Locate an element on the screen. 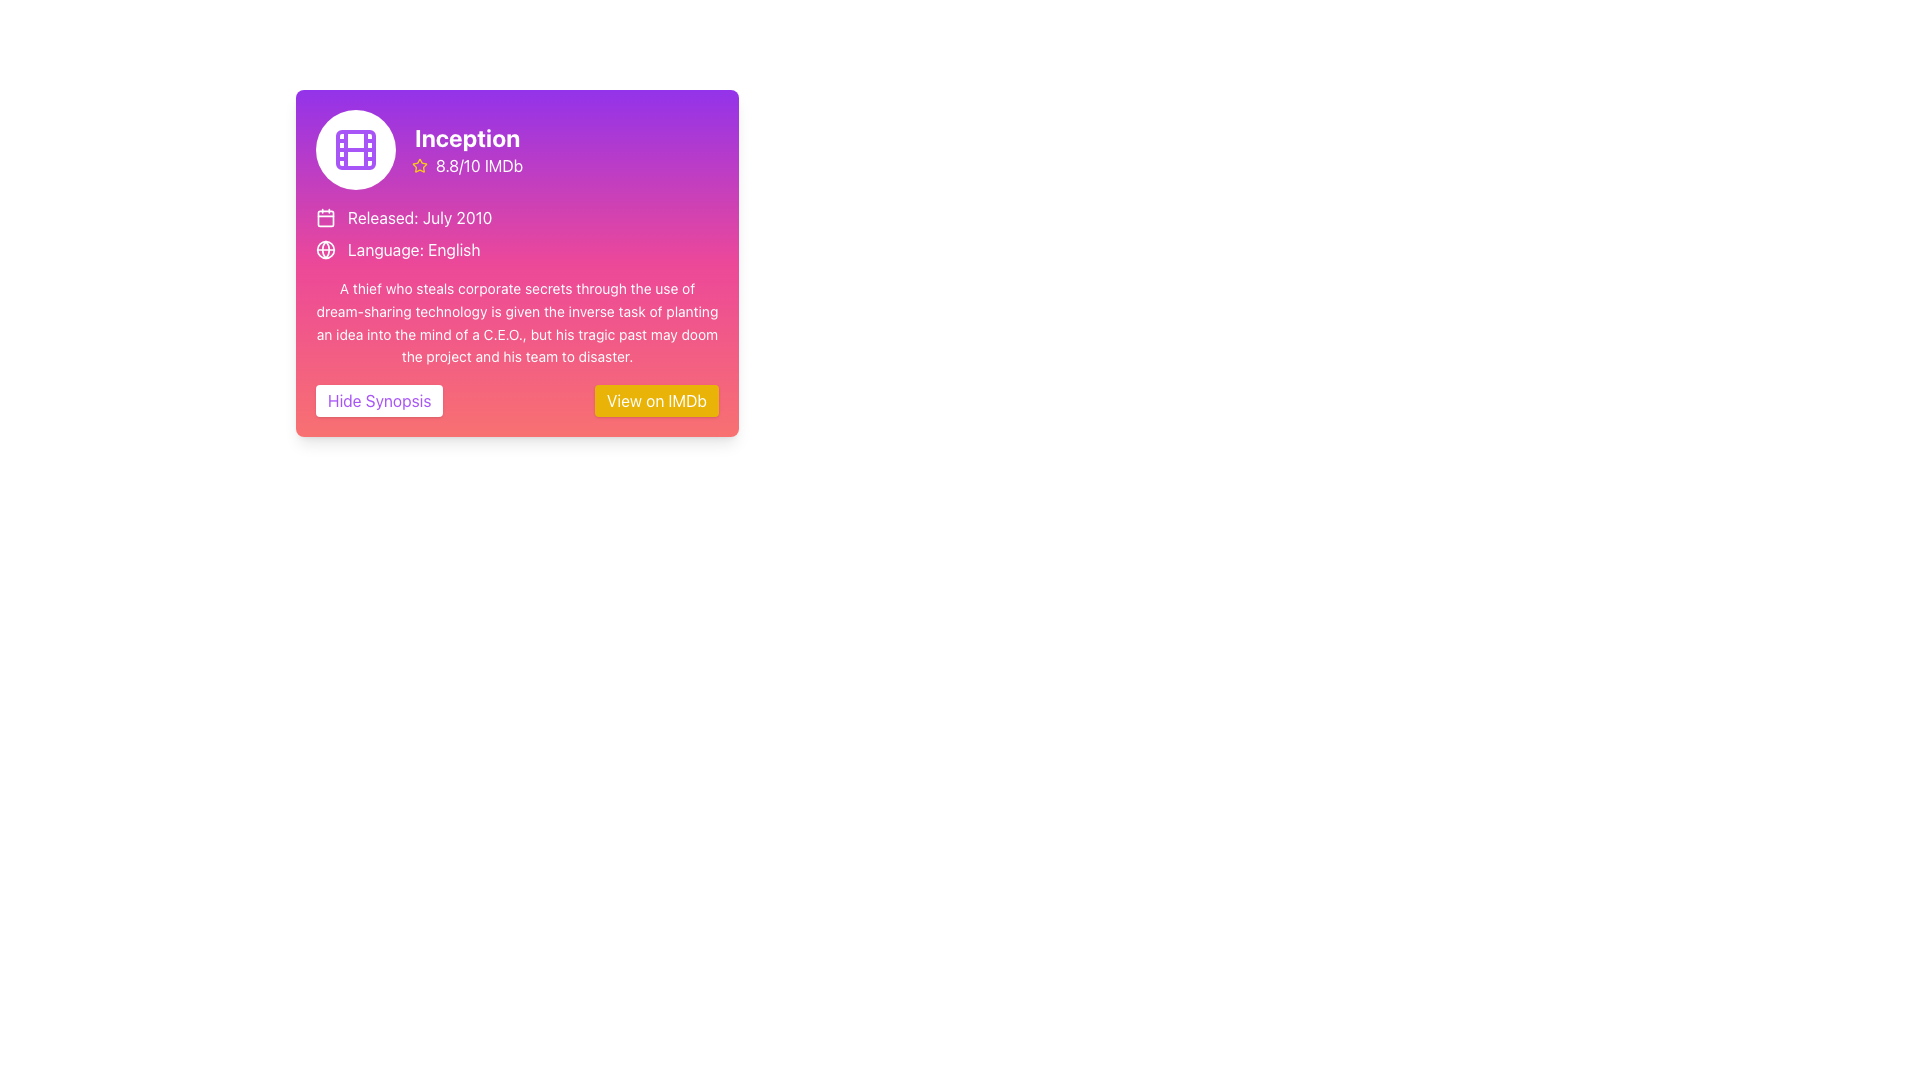 Image resolution: width=1920 pixels, height=1080 pixels. the IMDb rating Text Label, which is positioned immediately to the right of a yellow star icon at the top part of the card component is located at coordinates (478, 164).